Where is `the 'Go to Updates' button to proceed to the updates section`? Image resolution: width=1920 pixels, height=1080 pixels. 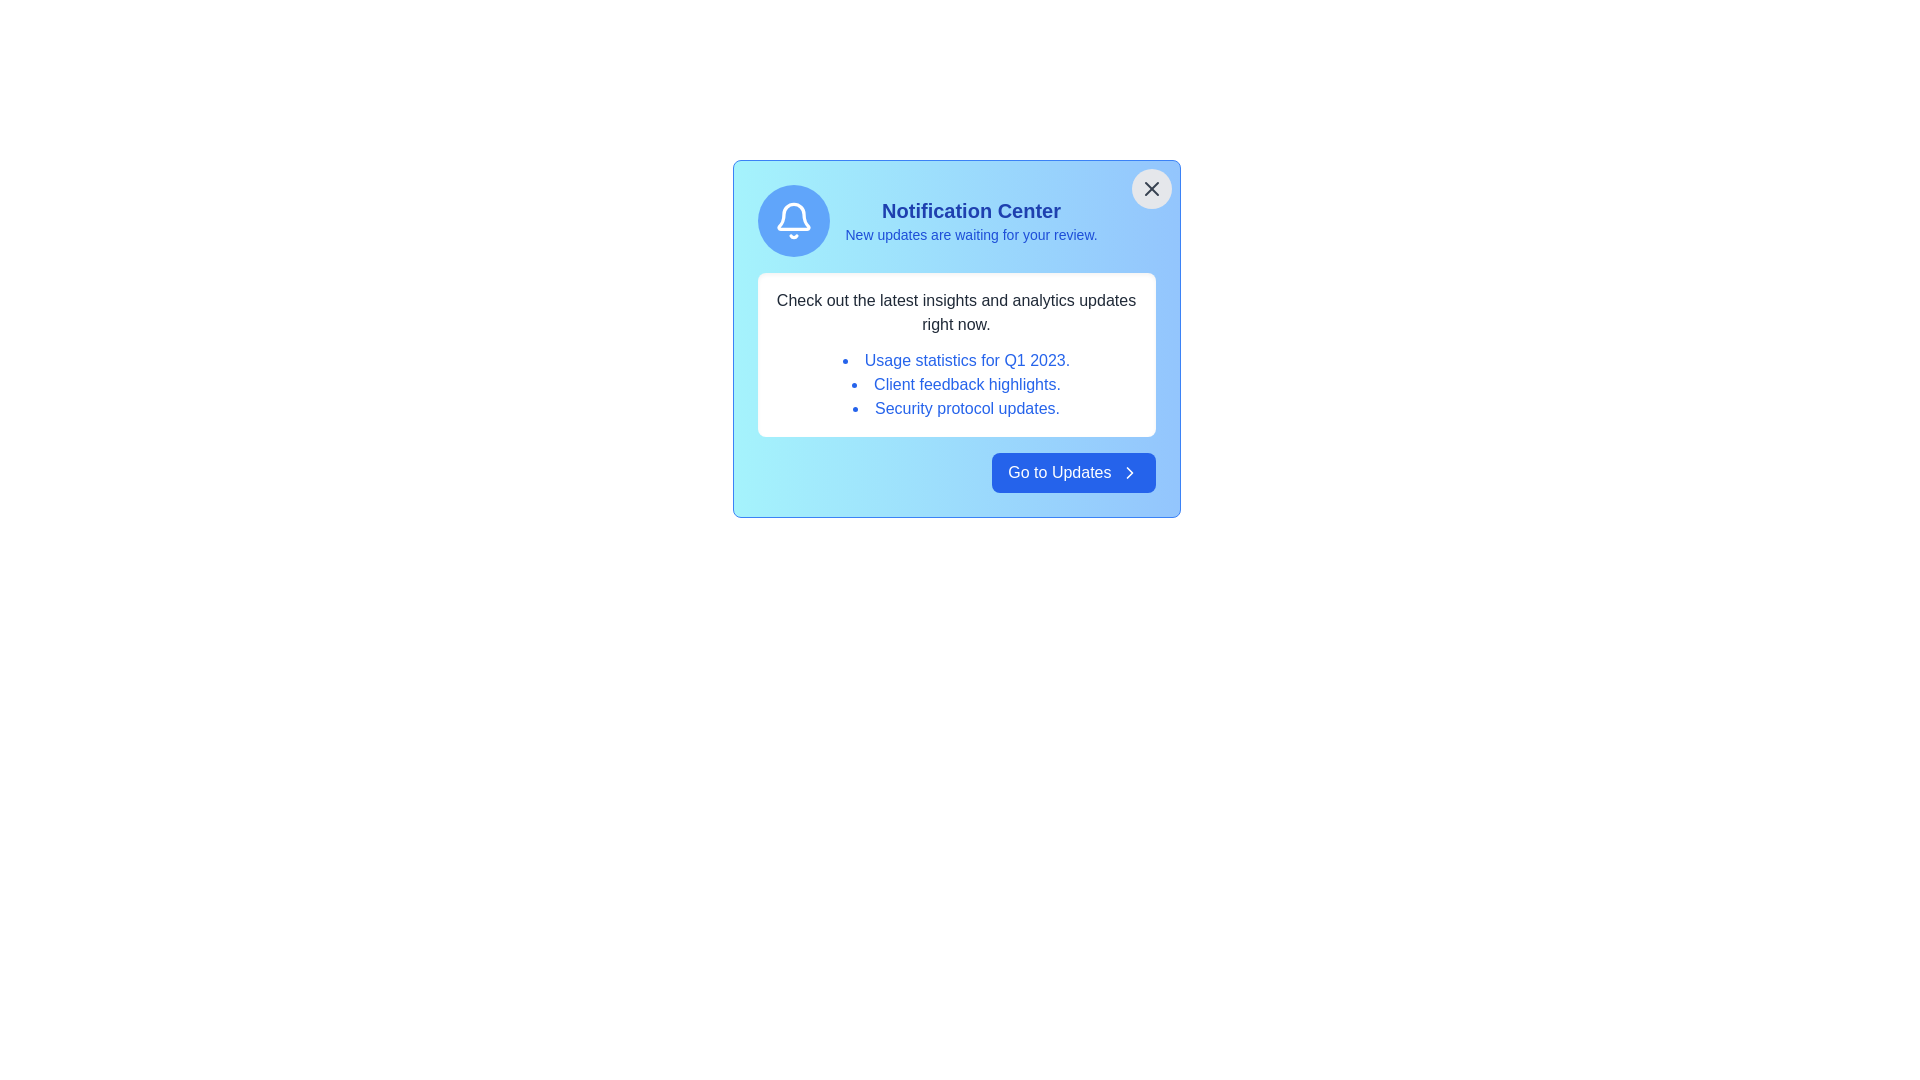 the 'Go to Updates' button to proceed to the updates section is located at coordinates (1072, 473).